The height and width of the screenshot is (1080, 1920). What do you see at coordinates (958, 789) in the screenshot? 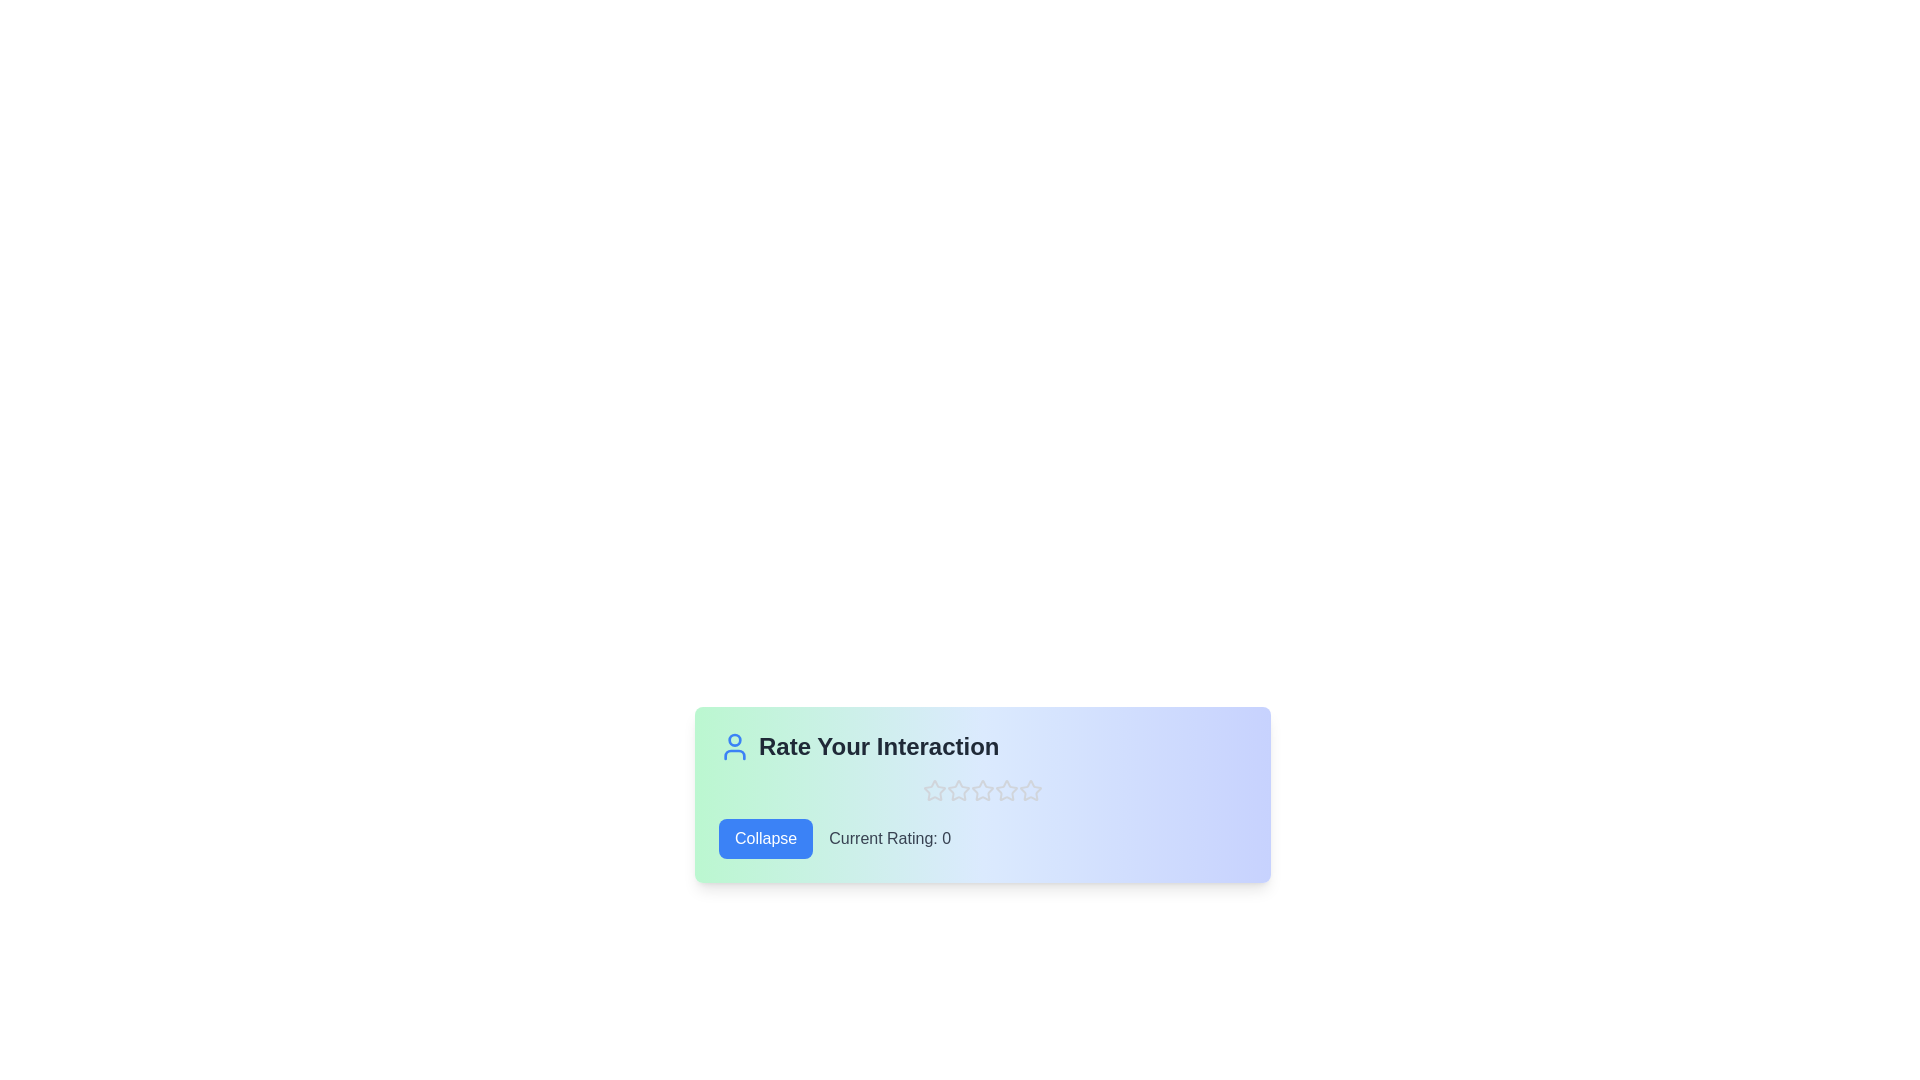
I see `the star corresponding to the desired rating 2` at bounding box center [958, 789].